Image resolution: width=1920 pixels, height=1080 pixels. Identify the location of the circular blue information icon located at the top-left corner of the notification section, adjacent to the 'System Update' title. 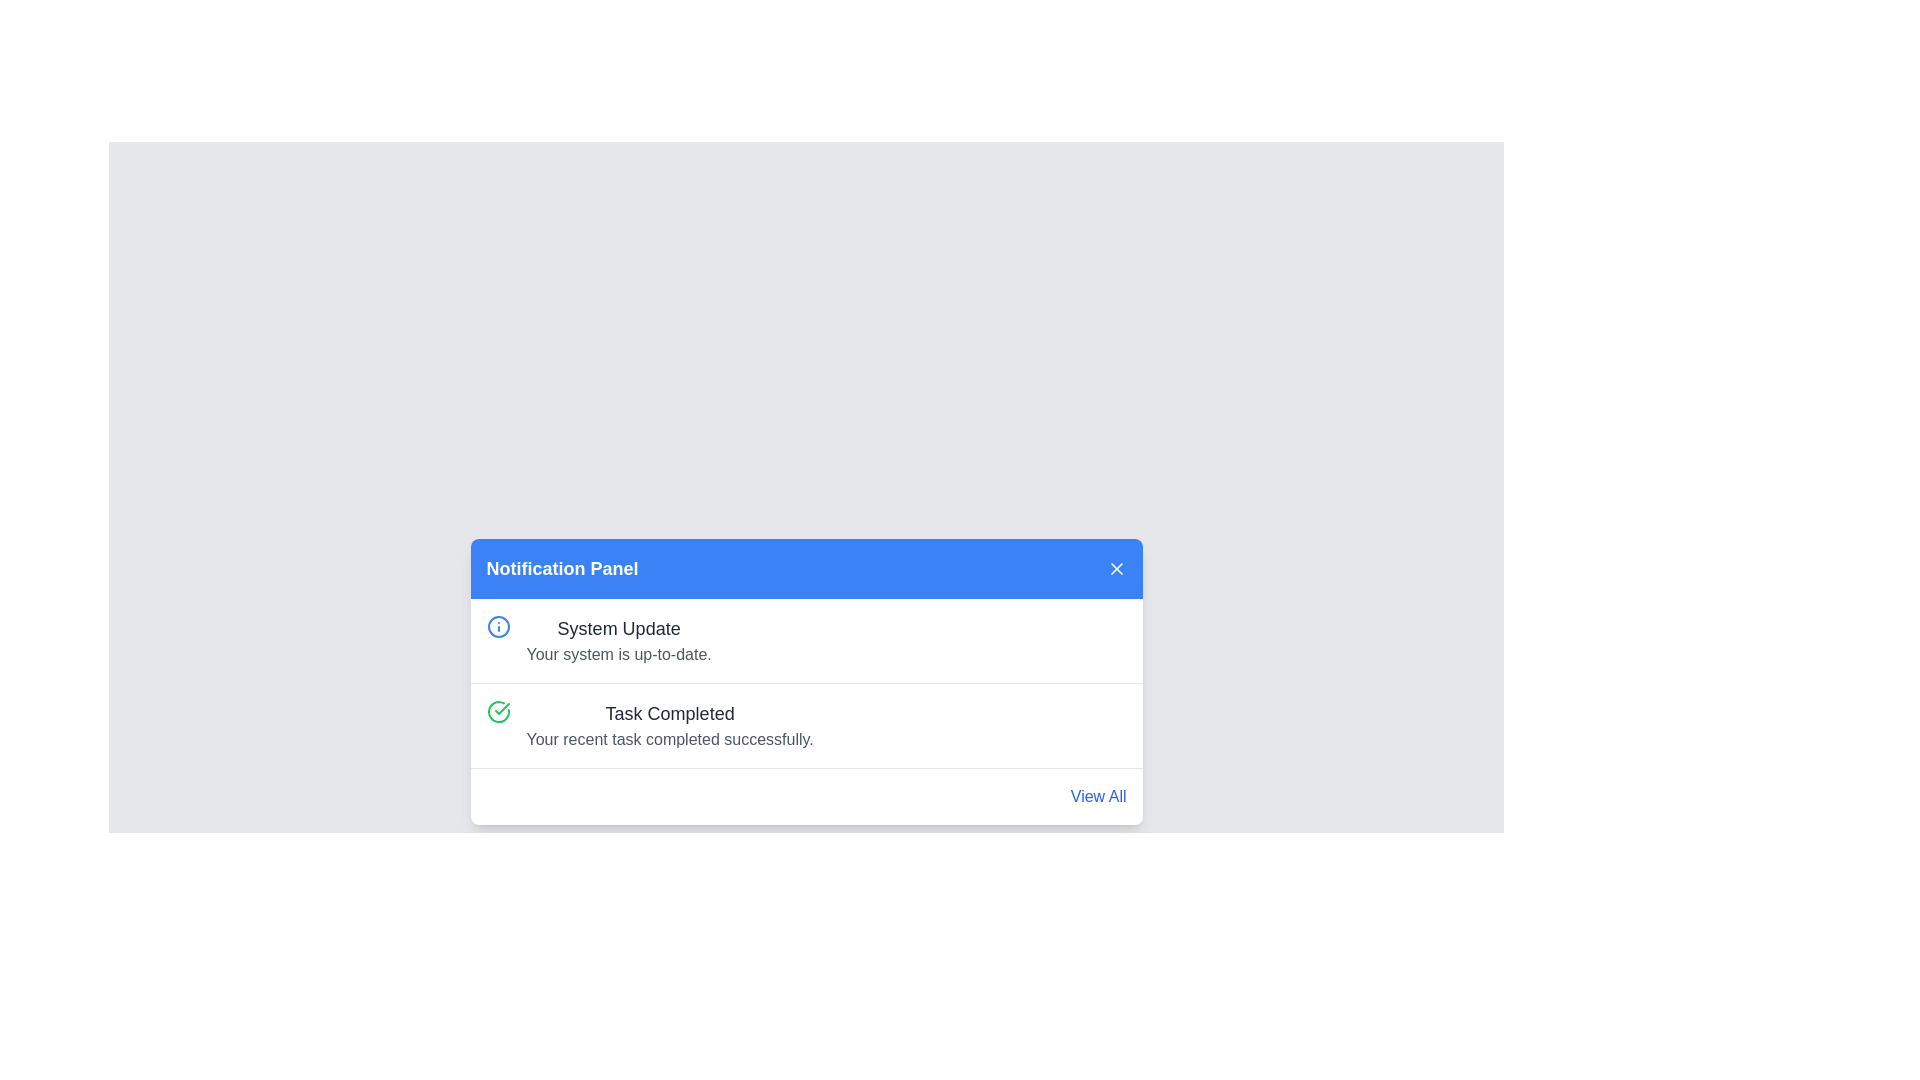
(498, 626).